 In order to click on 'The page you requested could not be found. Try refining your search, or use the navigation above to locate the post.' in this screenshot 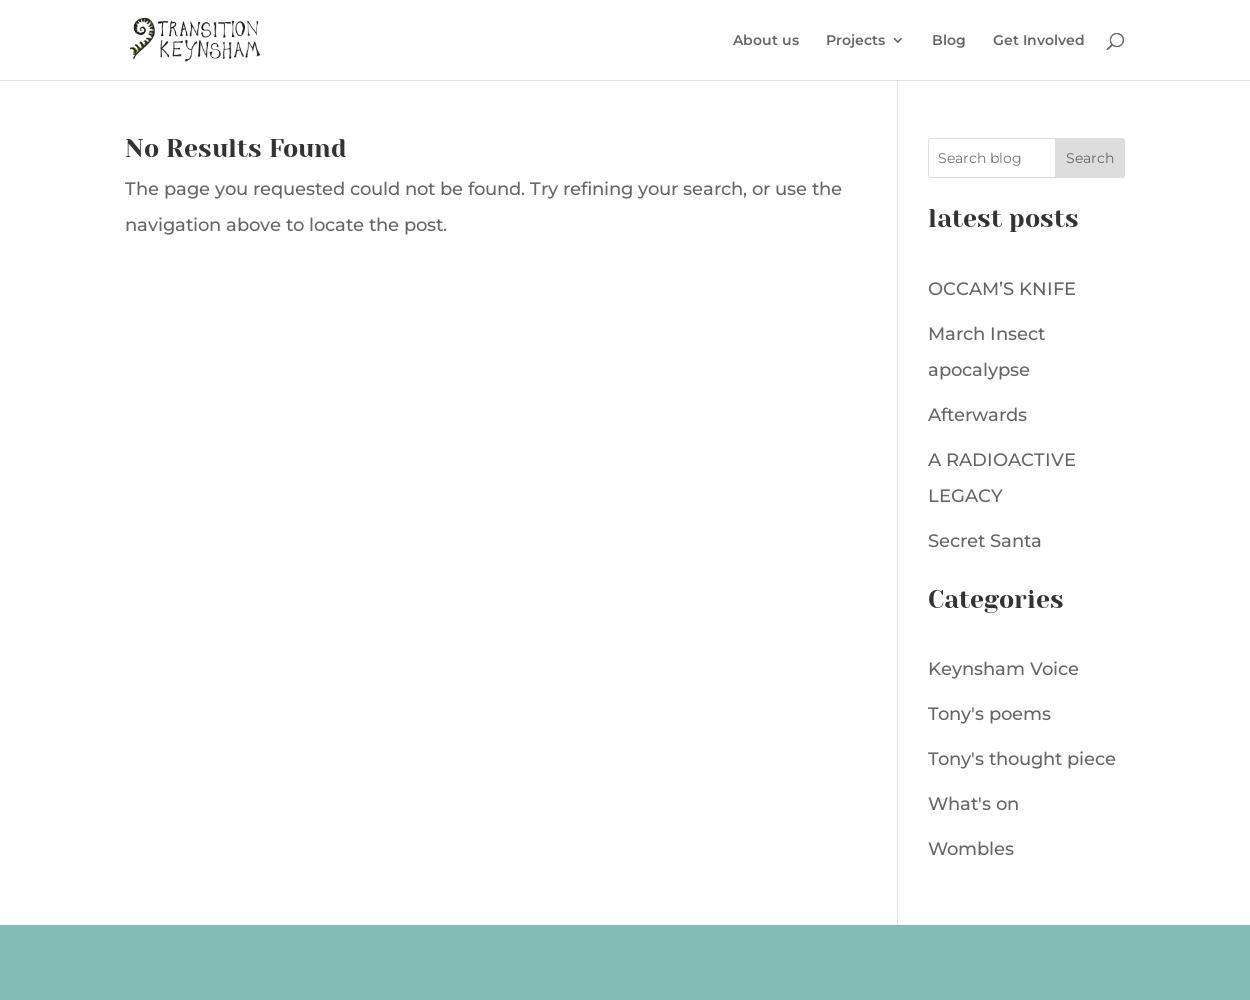, I will do `click(482, 205)`.